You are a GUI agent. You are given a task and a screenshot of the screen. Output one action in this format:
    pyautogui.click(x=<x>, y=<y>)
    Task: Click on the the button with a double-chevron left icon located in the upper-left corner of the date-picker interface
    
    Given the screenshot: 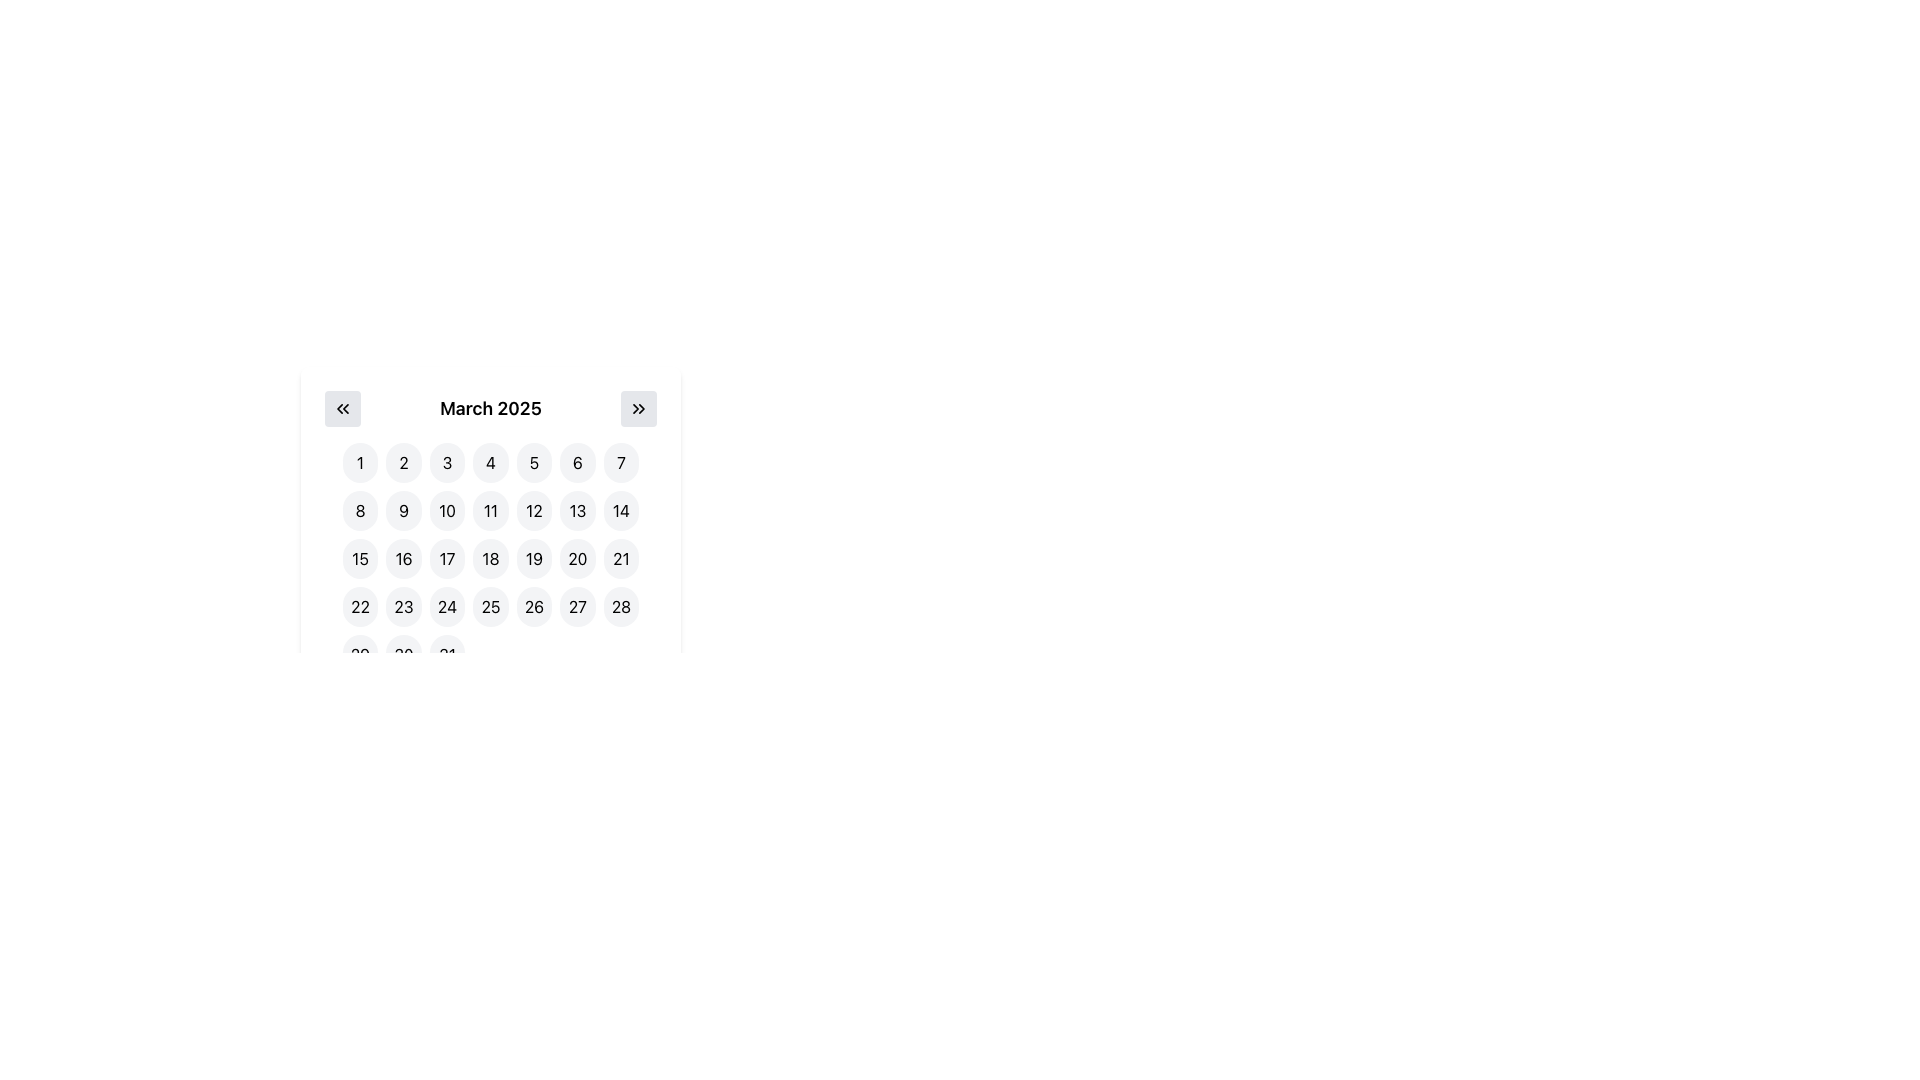 What is the action you would take?
    pyautogui.click(x=342, y=407)
    